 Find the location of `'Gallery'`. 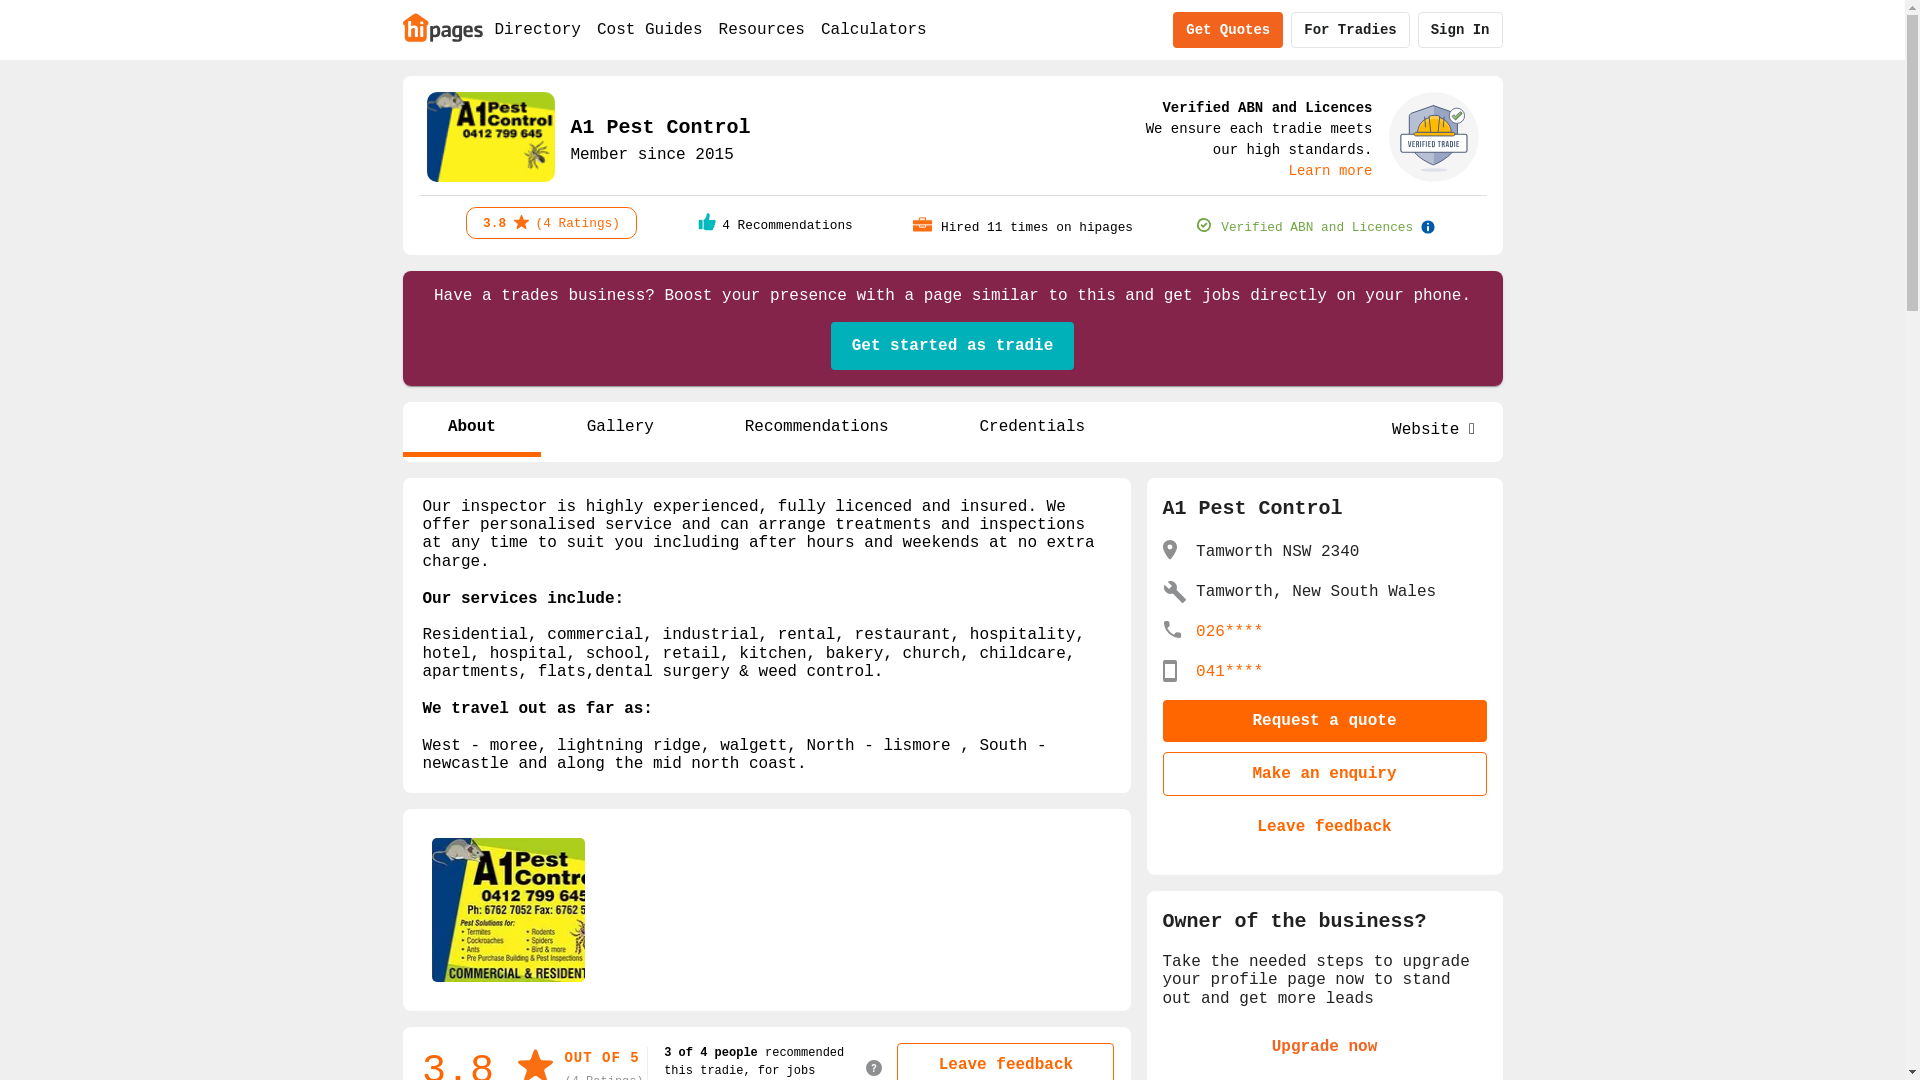

'Gallery' is located at coordinates (618, 428).